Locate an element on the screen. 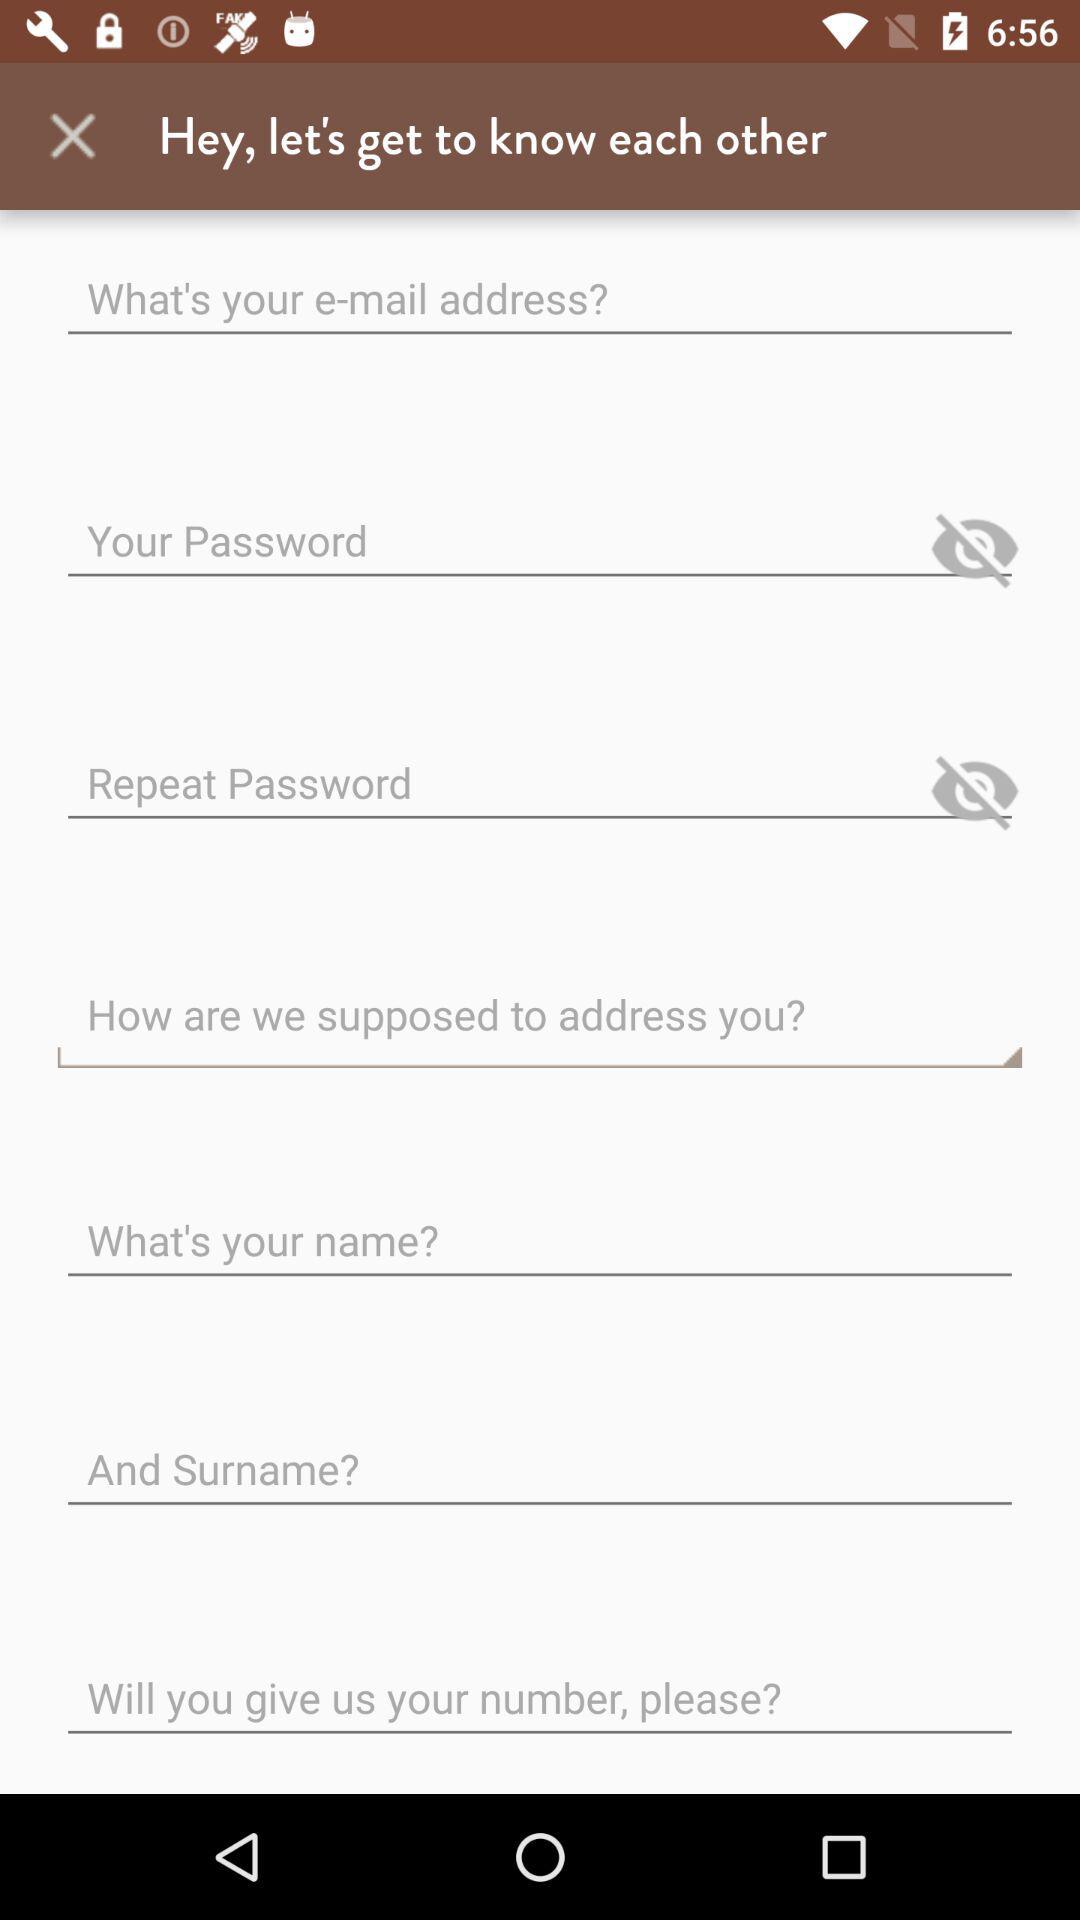  input phone number is located at coordinates (540, 1680).